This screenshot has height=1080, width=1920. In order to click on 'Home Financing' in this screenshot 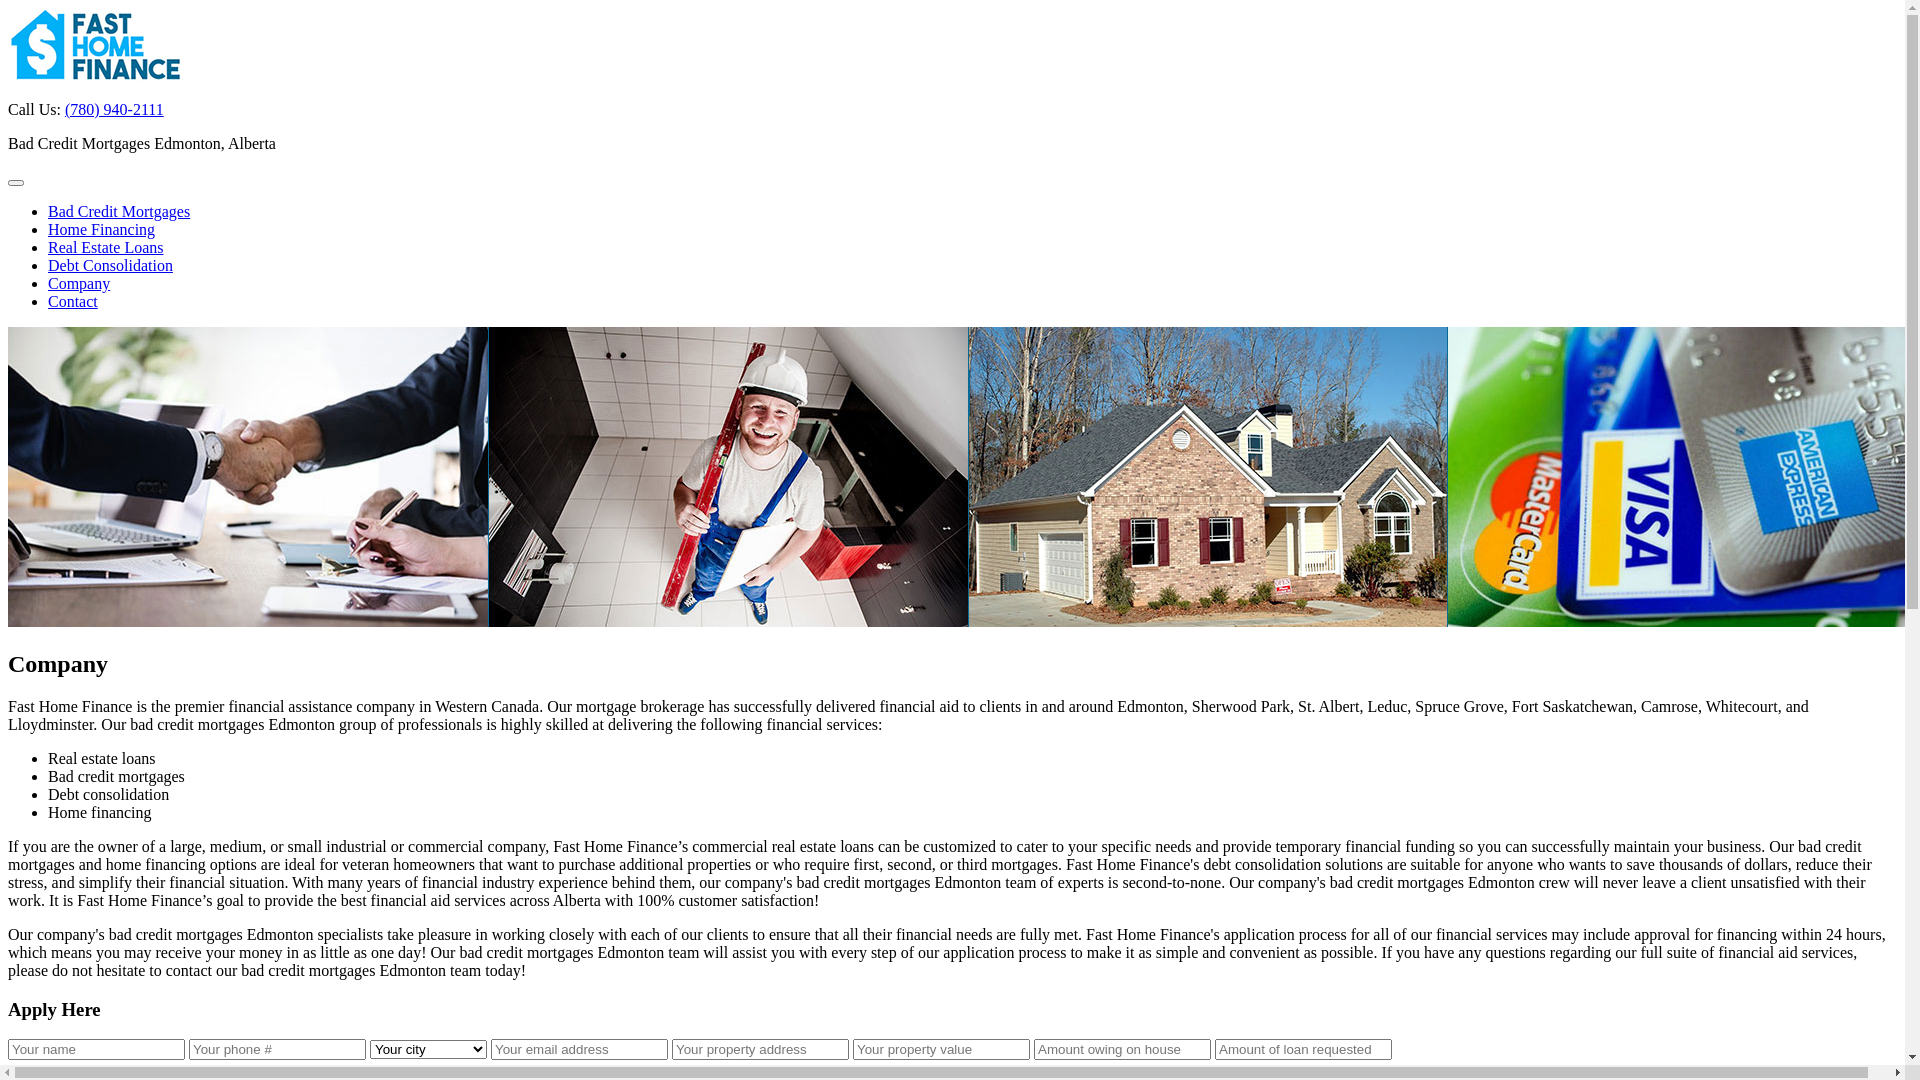, I will do `click(100, 228)`.